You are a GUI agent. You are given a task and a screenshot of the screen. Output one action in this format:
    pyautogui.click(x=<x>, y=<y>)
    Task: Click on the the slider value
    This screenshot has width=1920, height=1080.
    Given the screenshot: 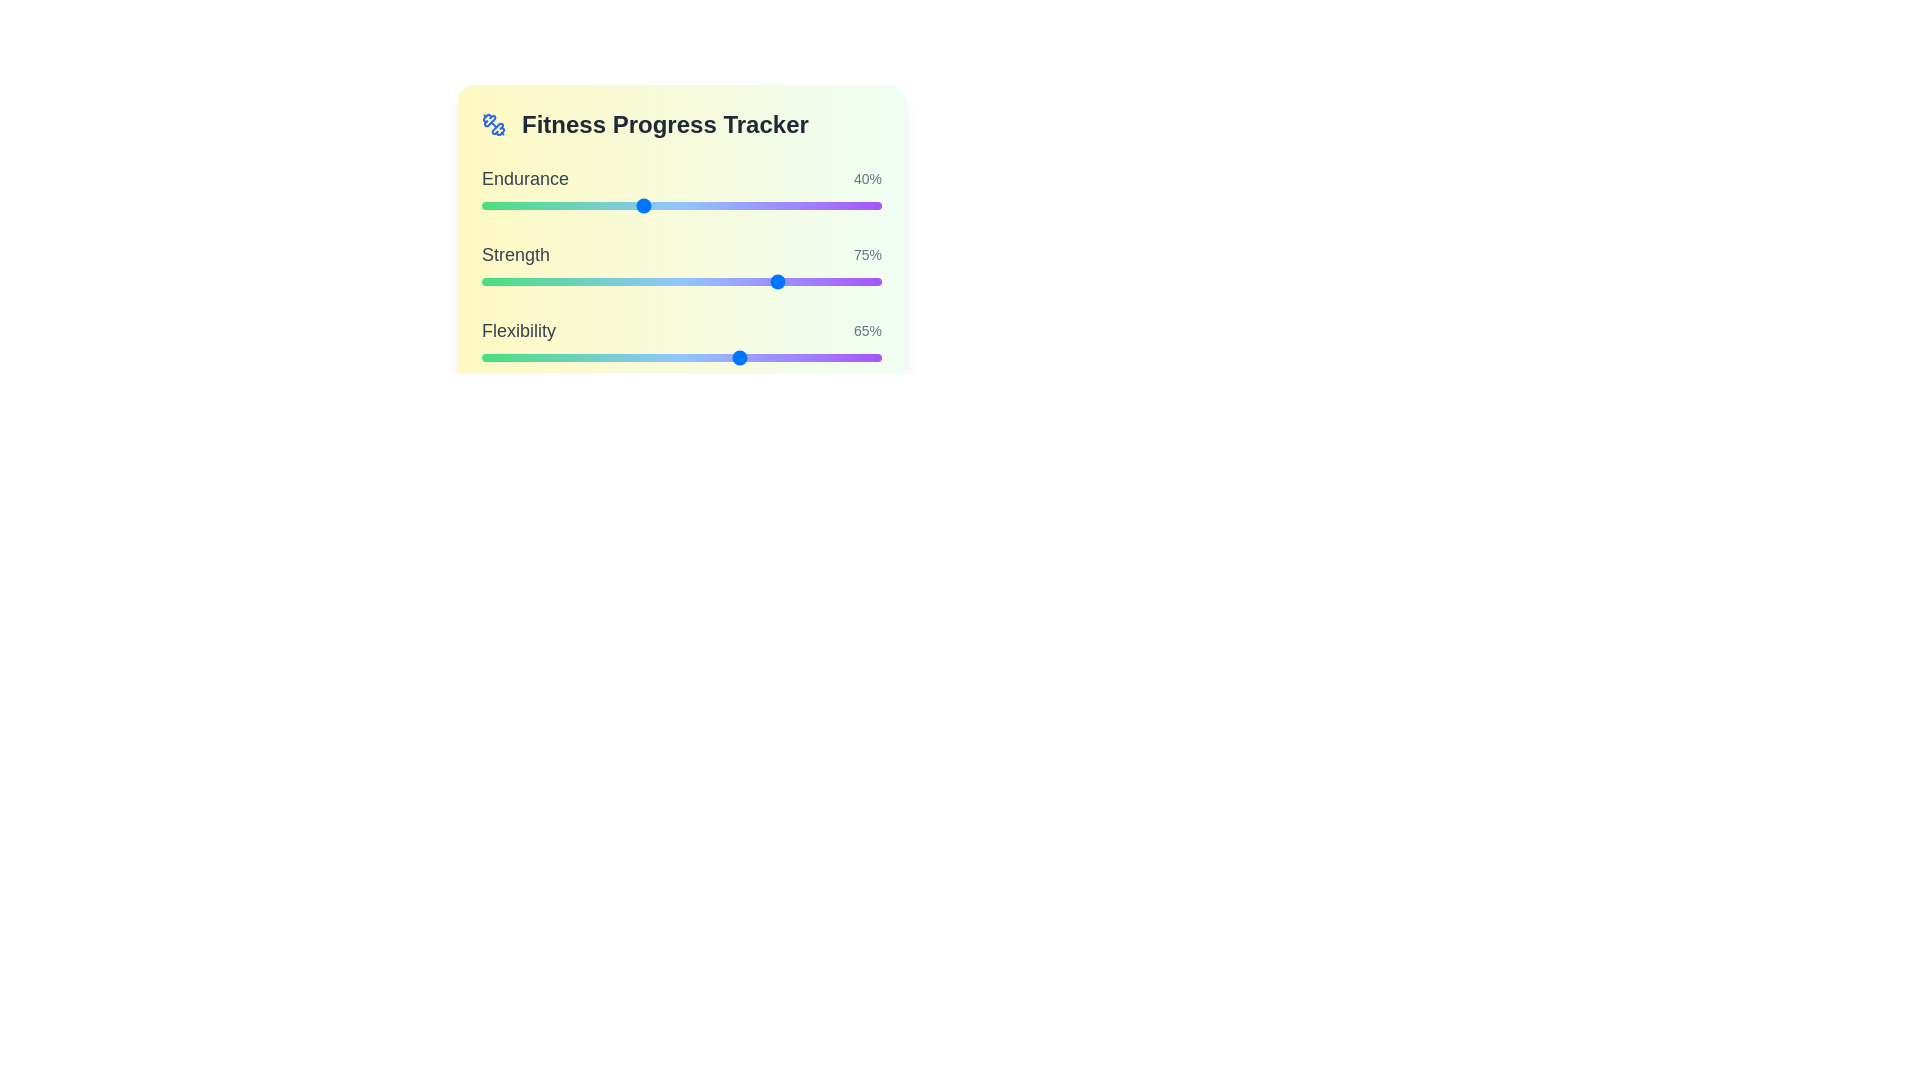 What is the action you would take?
    pyautogui.click(x=821, y=281)
    